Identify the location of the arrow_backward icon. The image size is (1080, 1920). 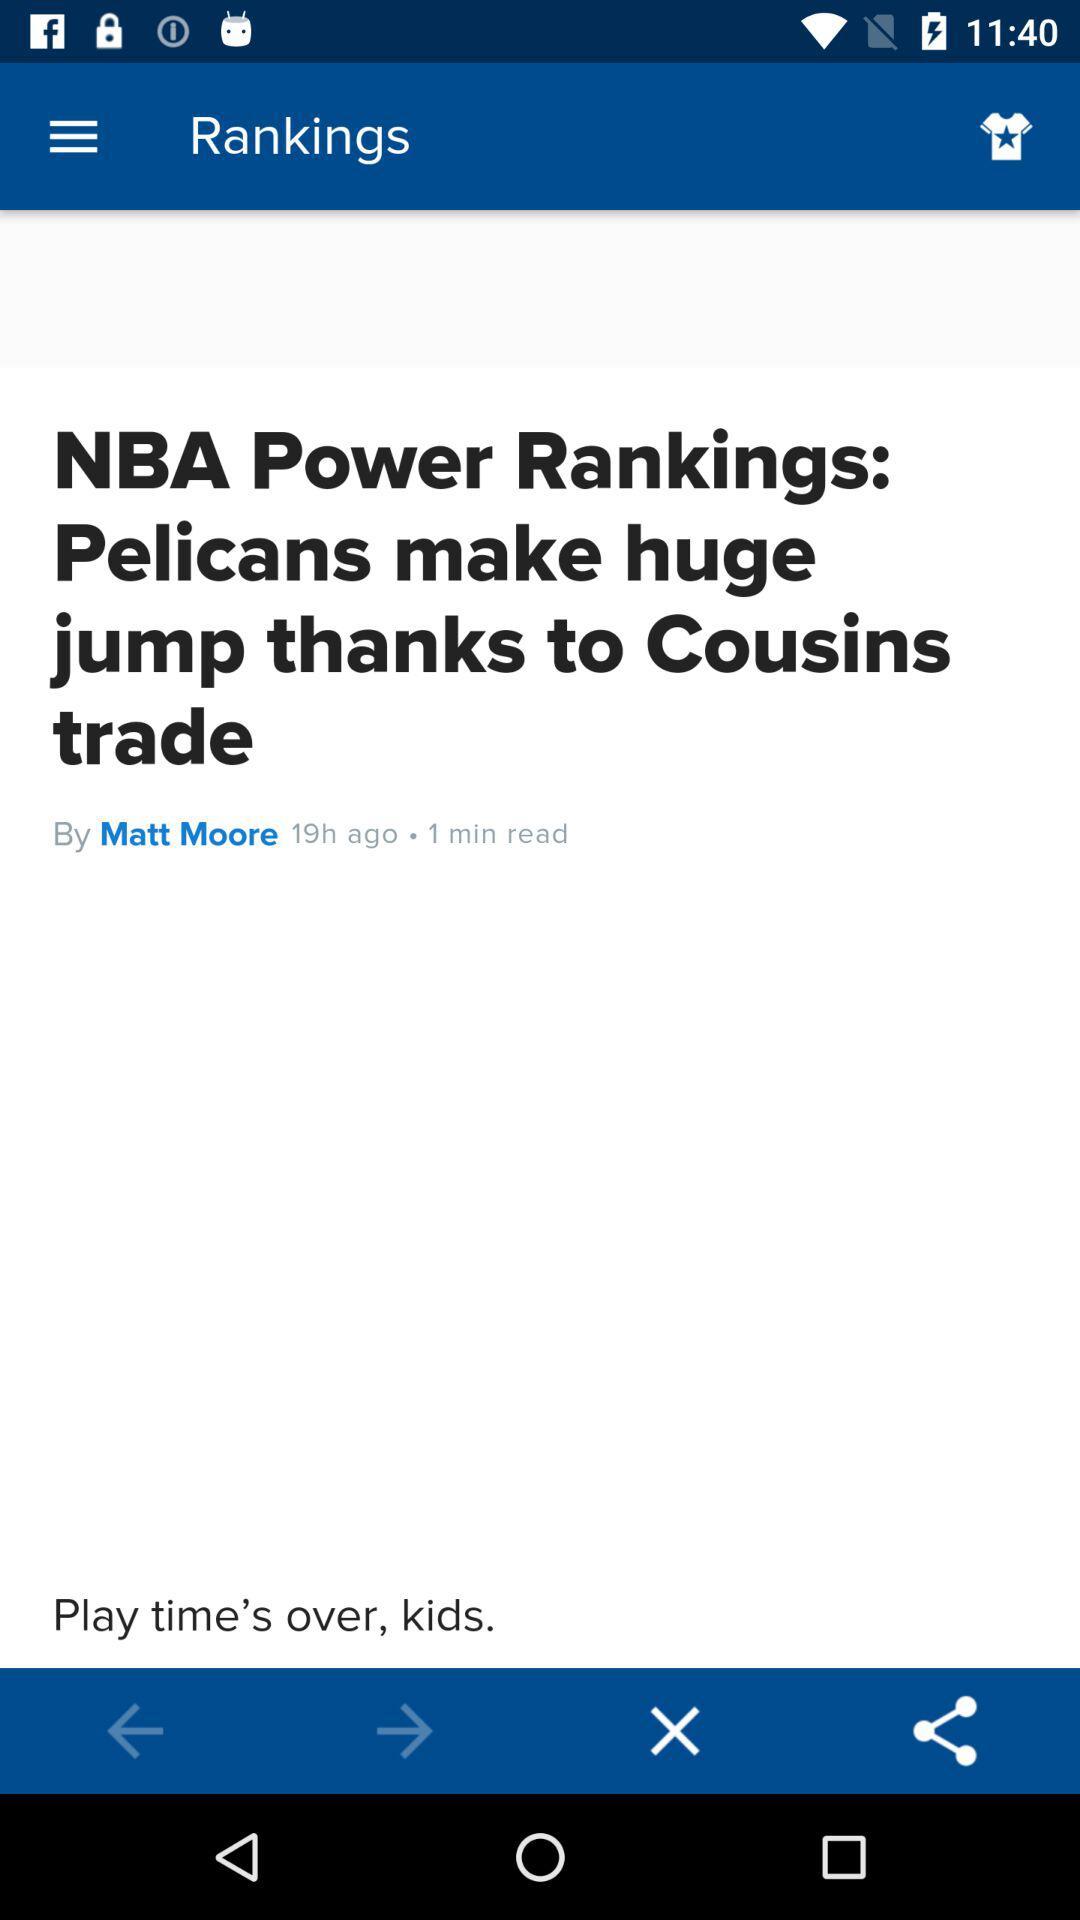
(135, 1730).